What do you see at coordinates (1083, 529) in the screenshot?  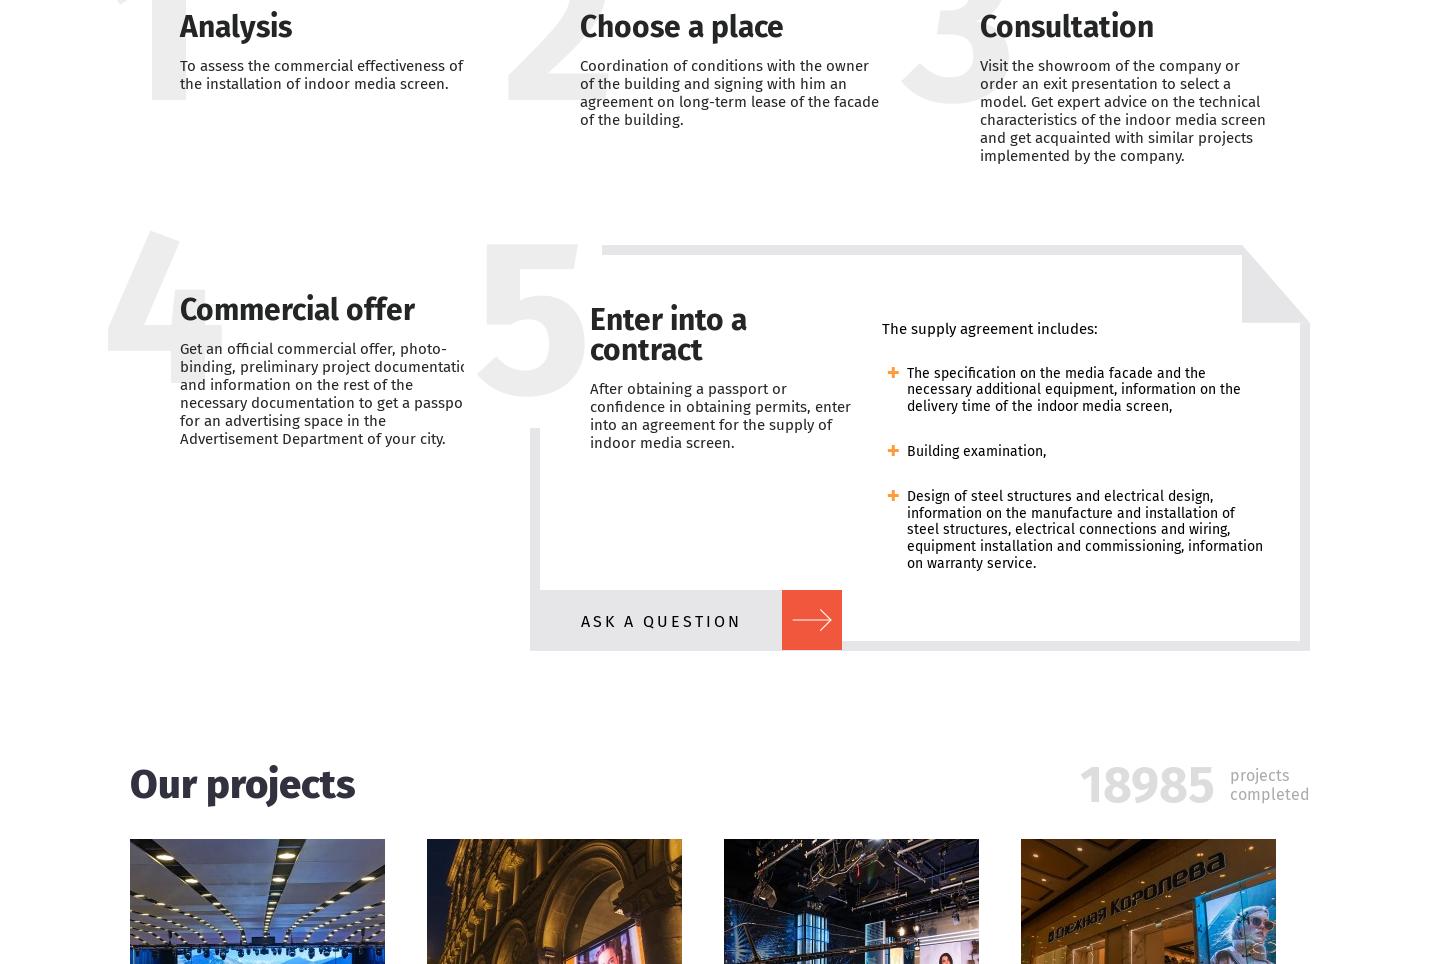 I see `'Design of steel structures and electrical design, information on the manufacture and installation of steel structures, electrical connections and wiring, equipment installation and commissioning, information on warranty service.'` at bounding box center [1083, 529].